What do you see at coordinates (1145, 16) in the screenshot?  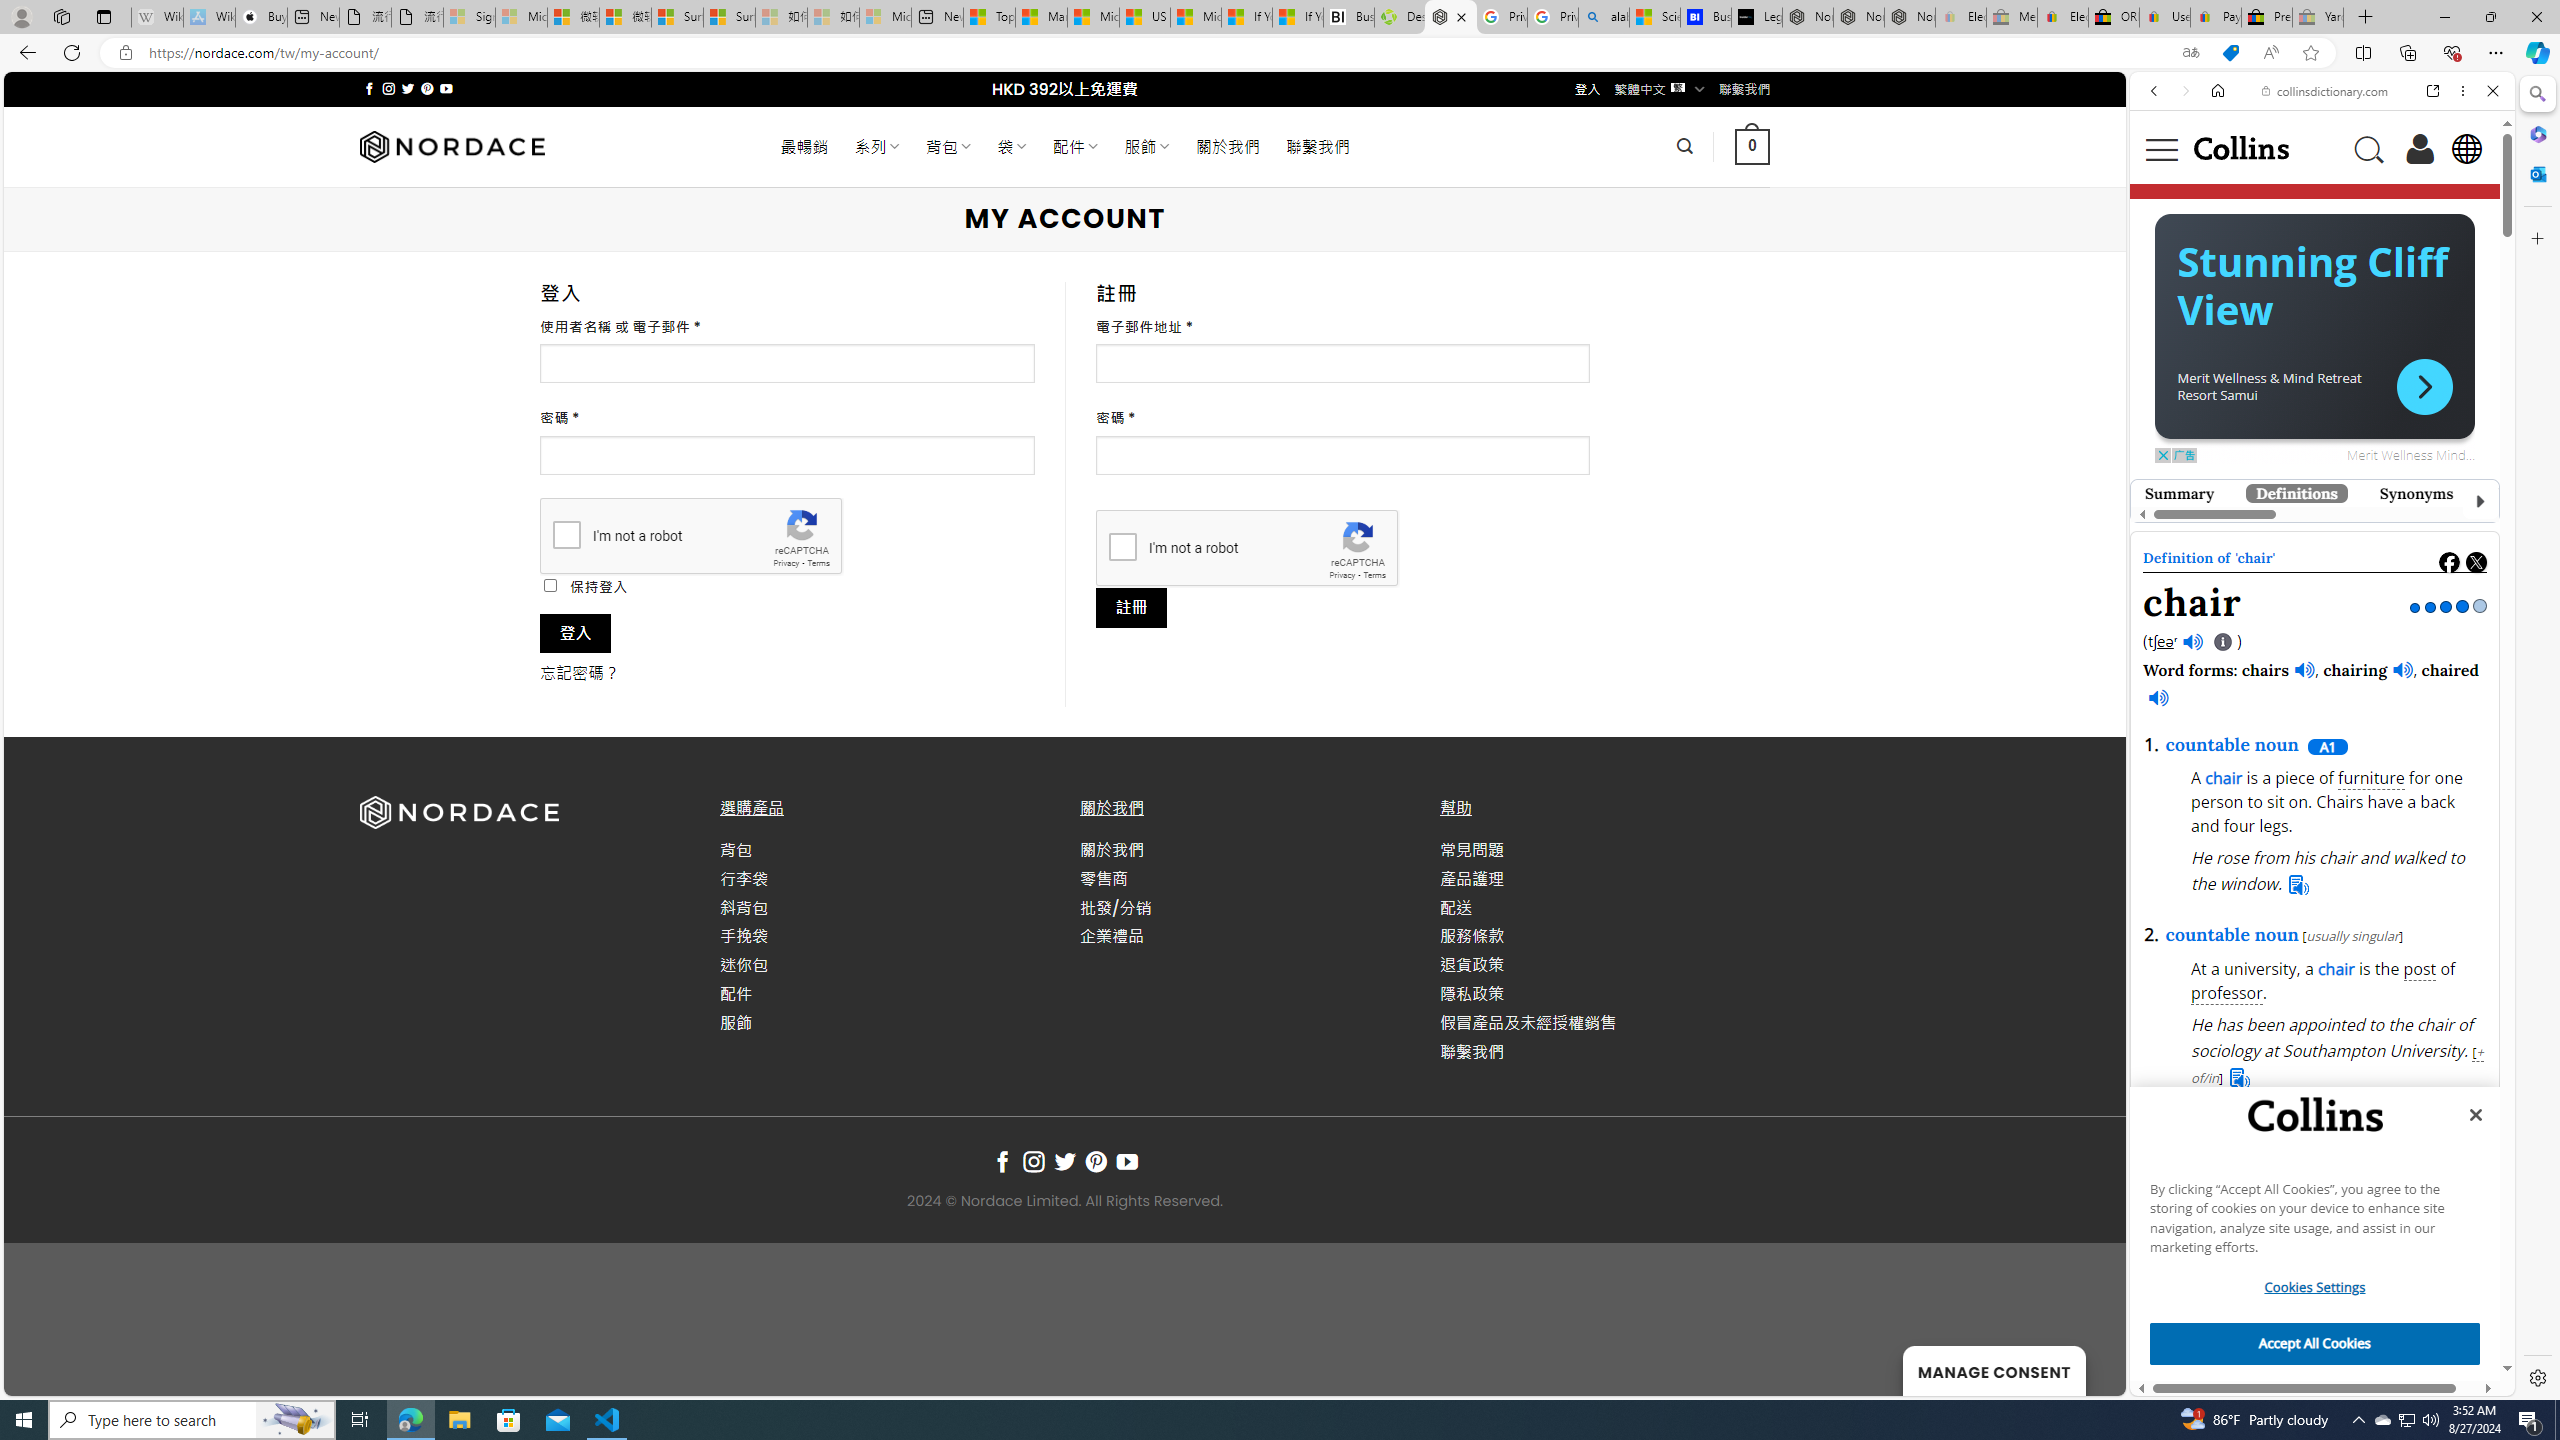 I see `'US Heat Deaths Soared To Record High Last Year'` at bounding box center [1145, 16].